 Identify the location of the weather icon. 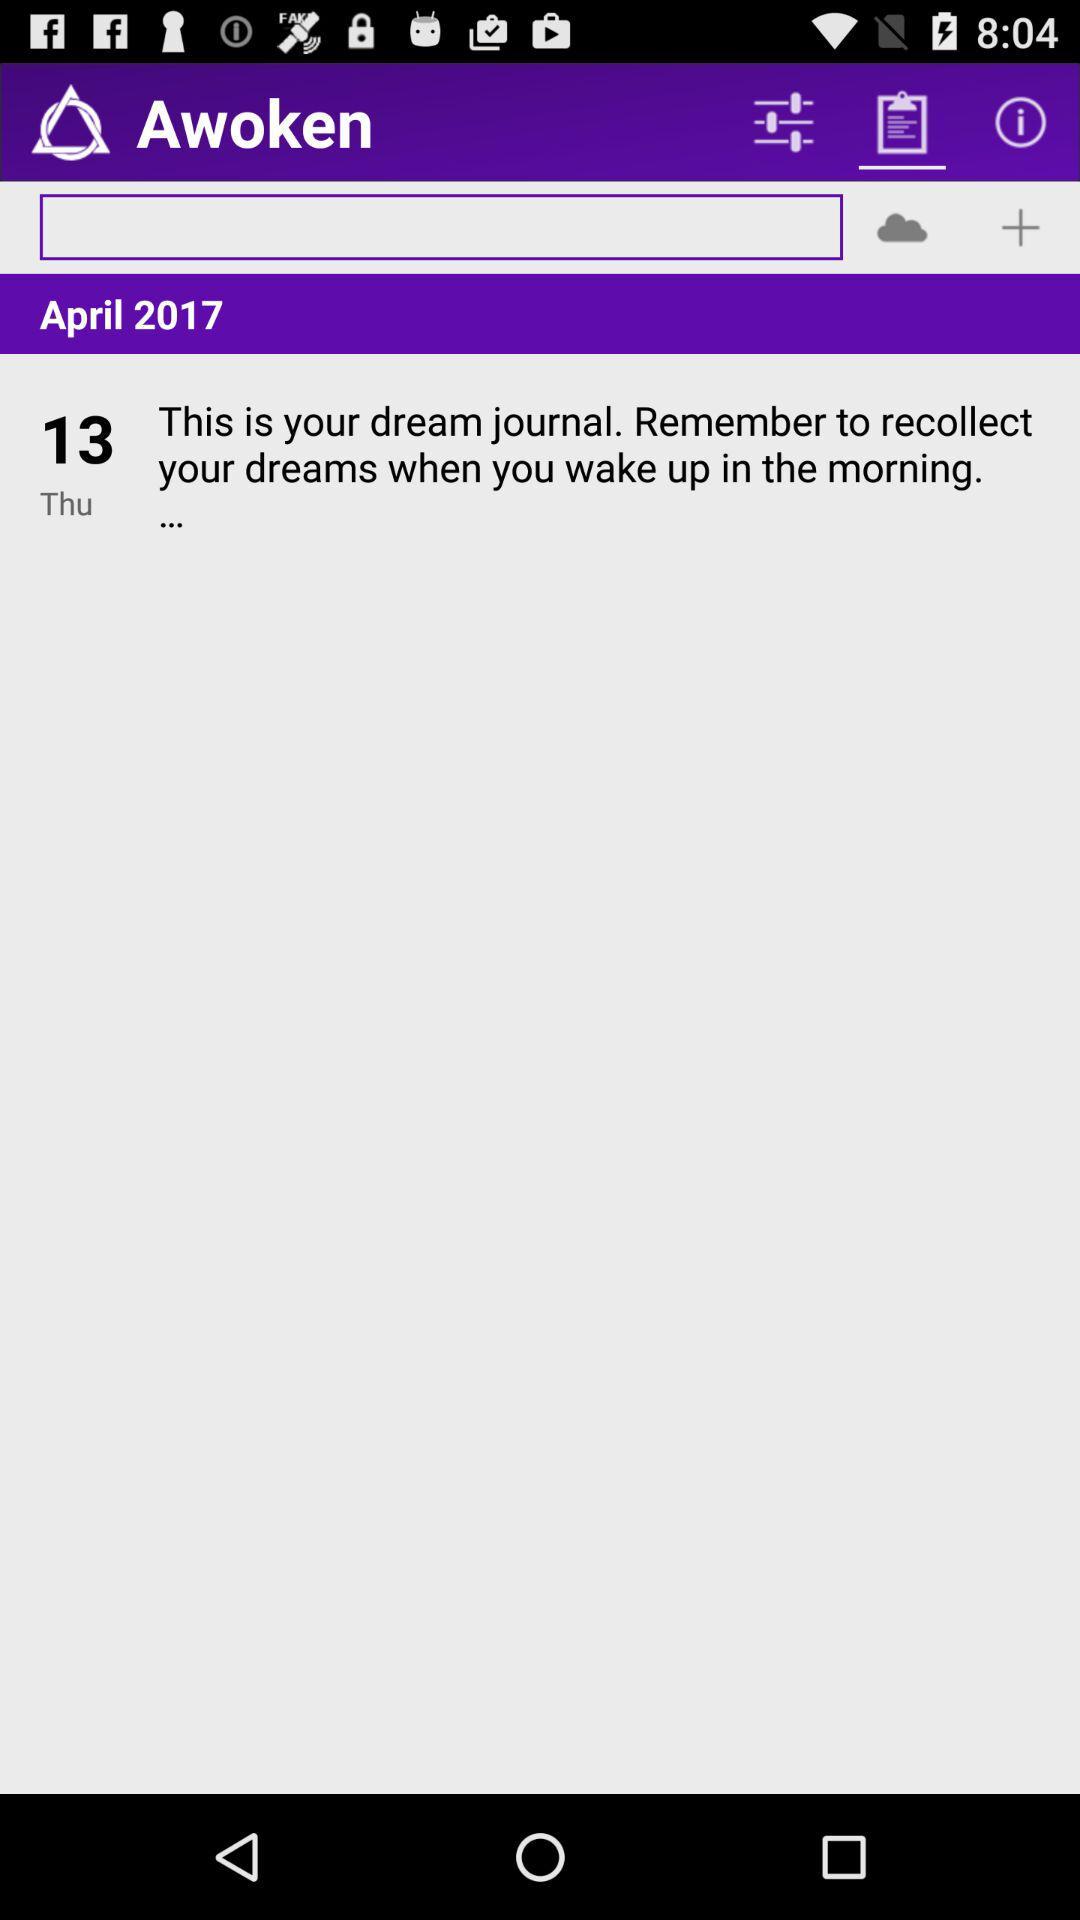
(902, 242).